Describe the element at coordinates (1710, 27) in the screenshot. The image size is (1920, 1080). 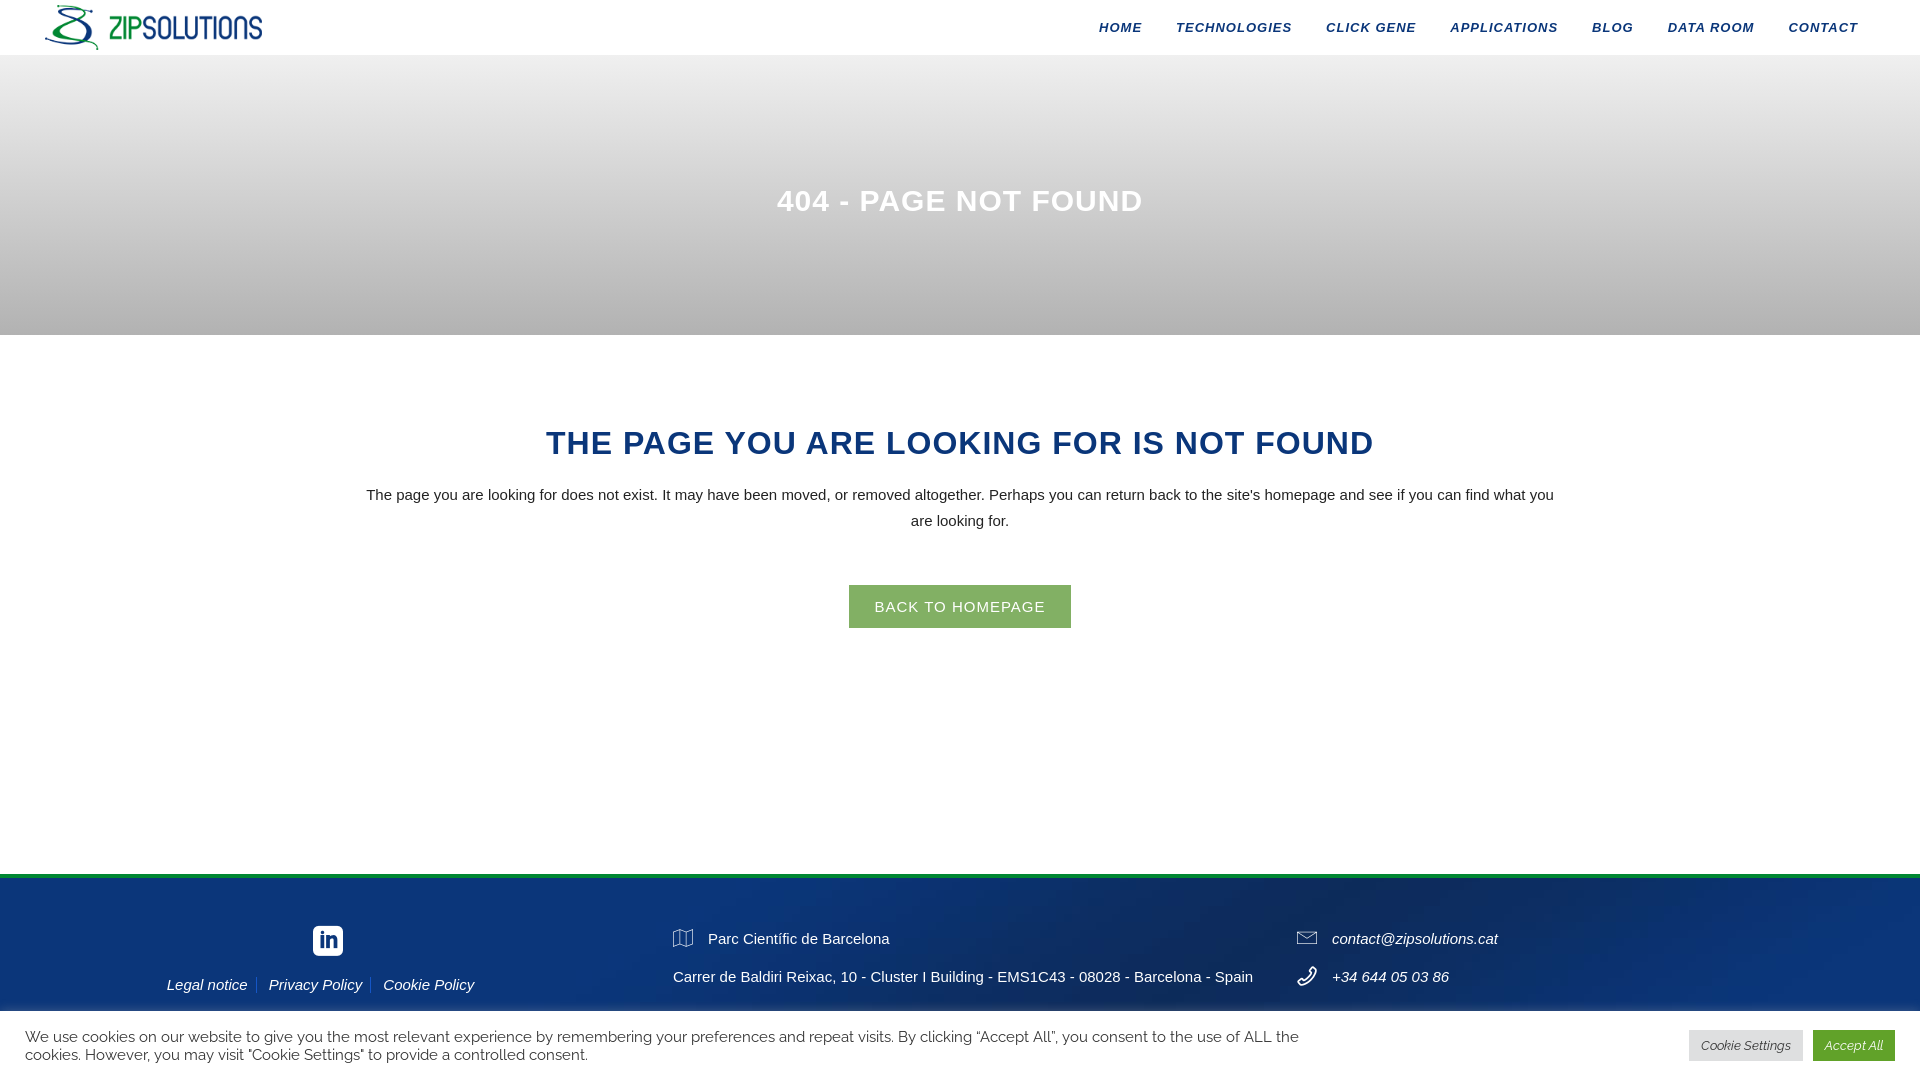
I see `'DATA ROOM'` at that location.